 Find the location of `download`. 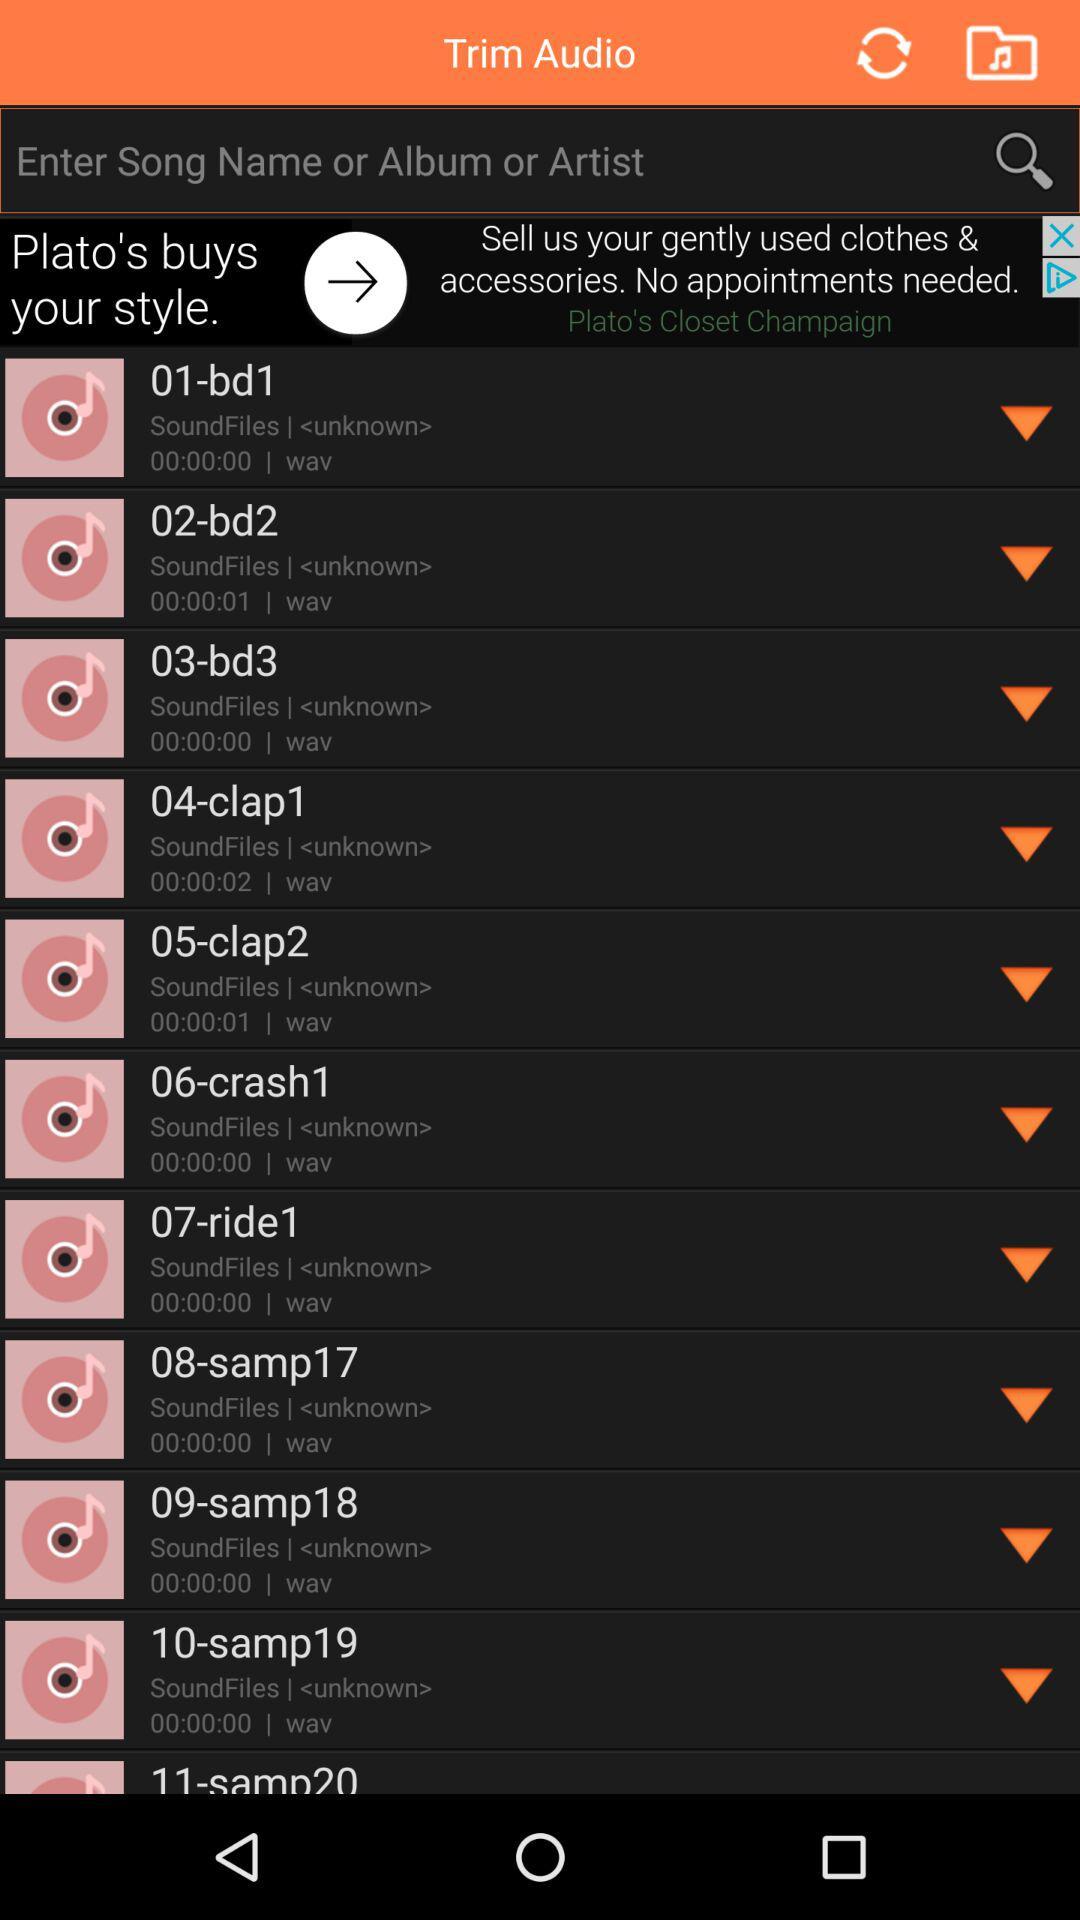

download is located at coordinates (1027, 1539).